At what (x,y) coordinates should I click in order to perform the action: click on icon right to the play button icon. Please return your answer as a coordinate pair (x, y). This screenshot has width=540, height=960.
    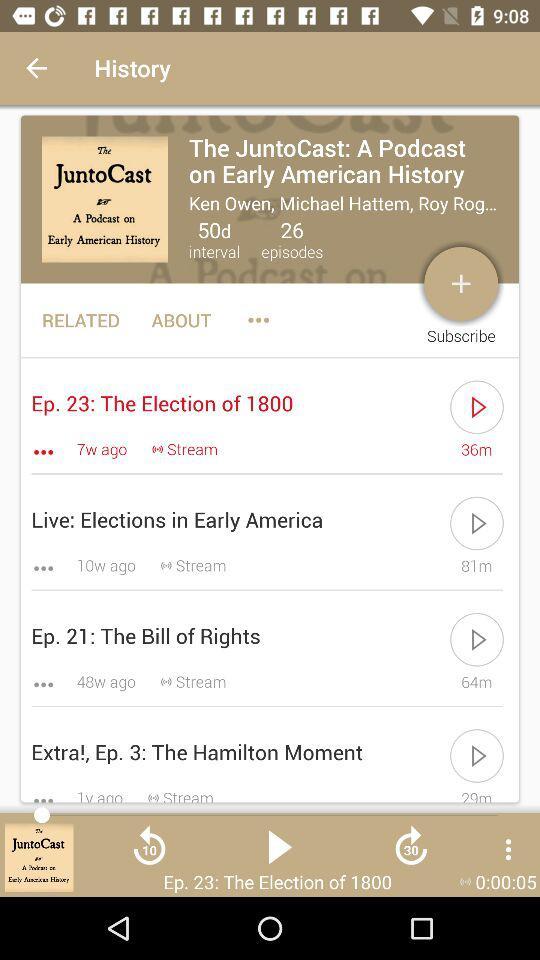
    Looking at the image, I should click on (410, 853).